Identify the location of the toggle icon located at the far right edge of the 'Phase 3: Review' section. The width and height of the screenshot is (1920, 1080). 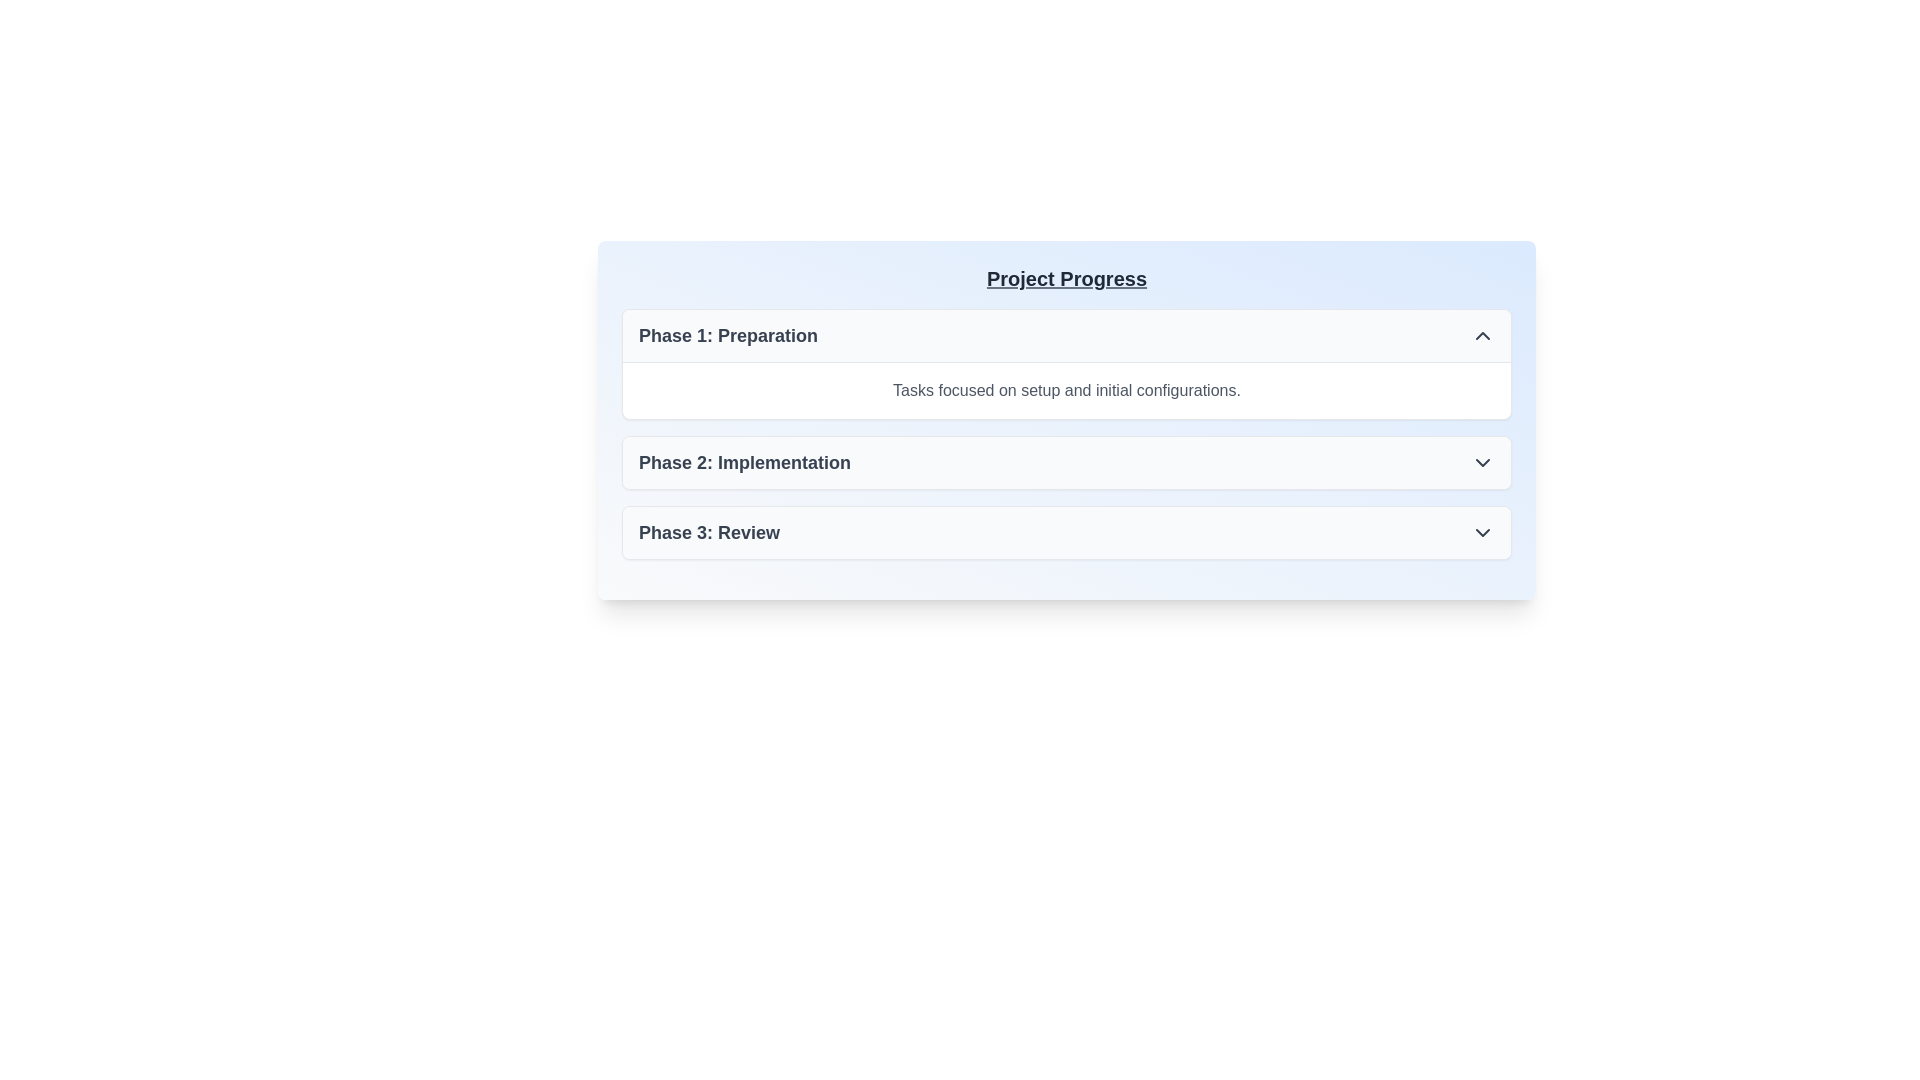
(1483, 531).